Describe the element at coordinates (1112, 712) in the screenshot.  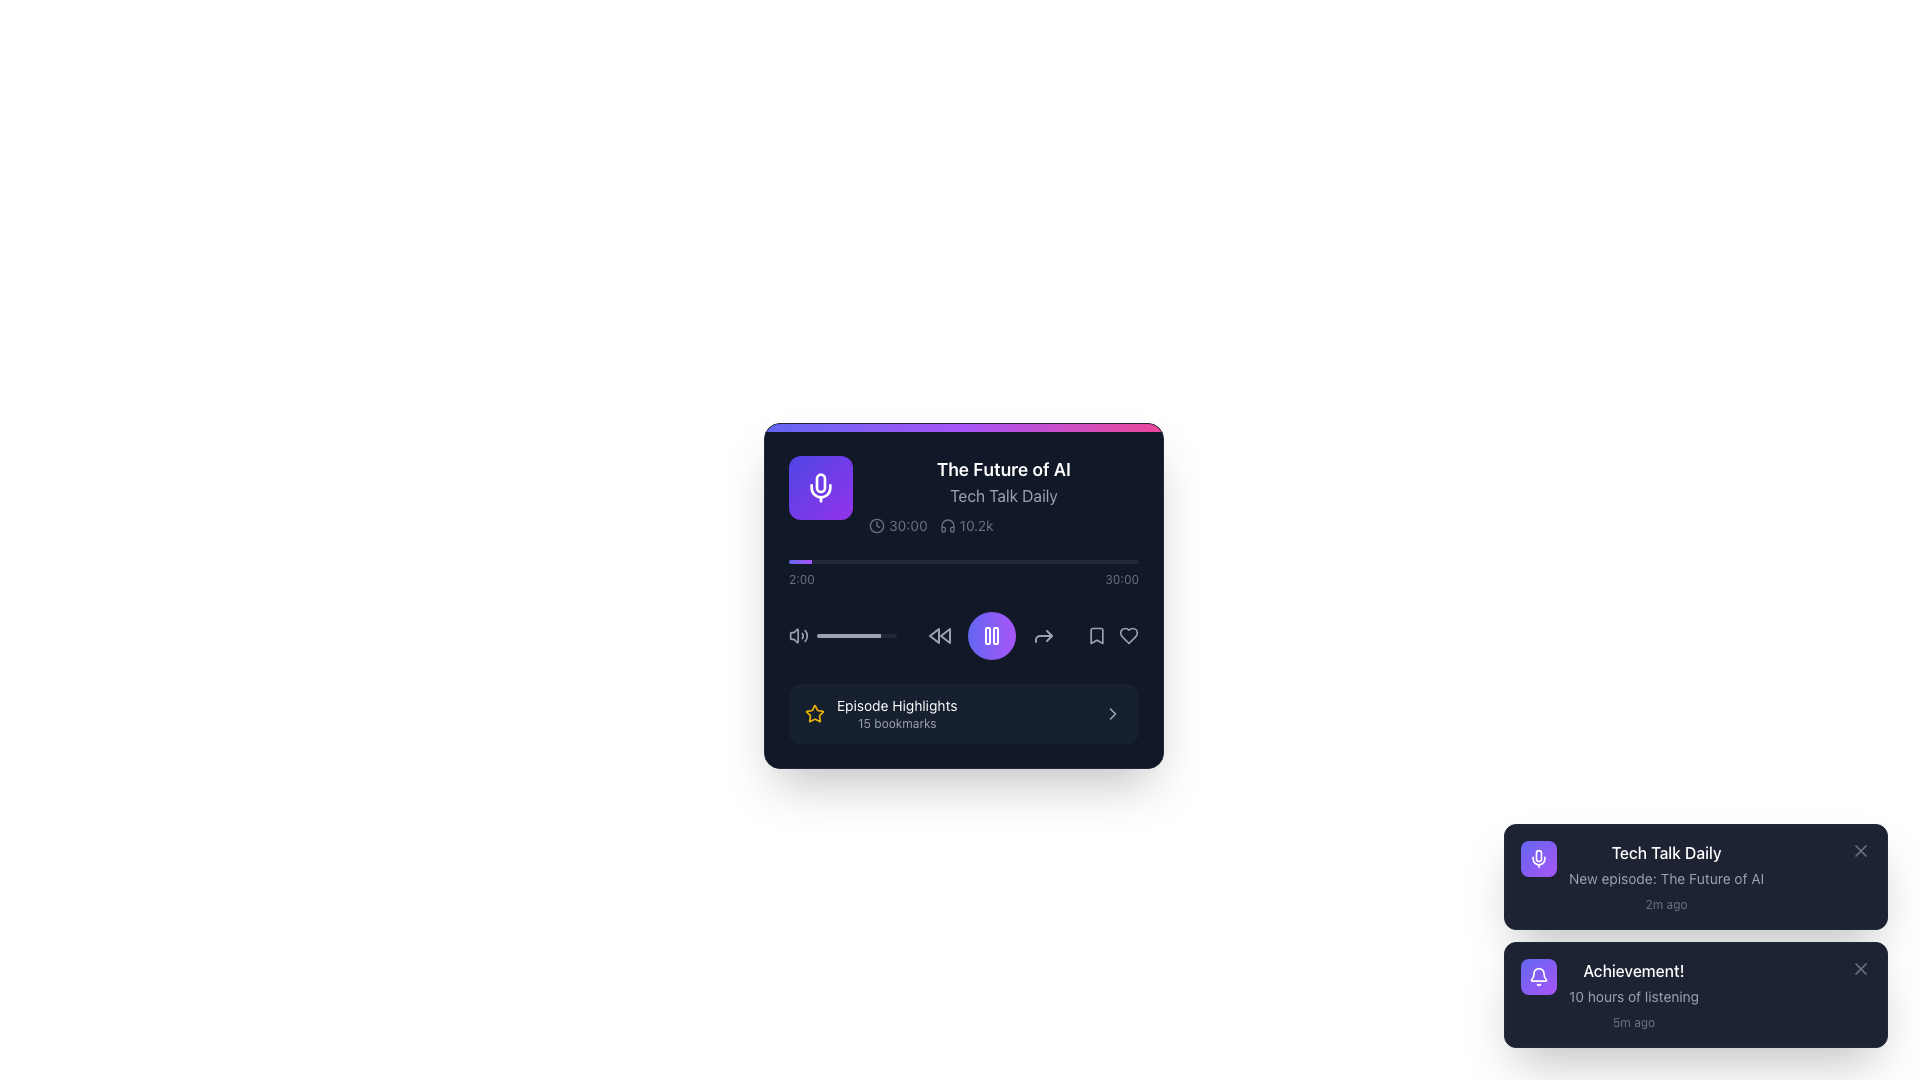
I see `the navigational icon located at the far right of the 'Episode Highlights' section, following the text '15 bookmarks'` at that location.